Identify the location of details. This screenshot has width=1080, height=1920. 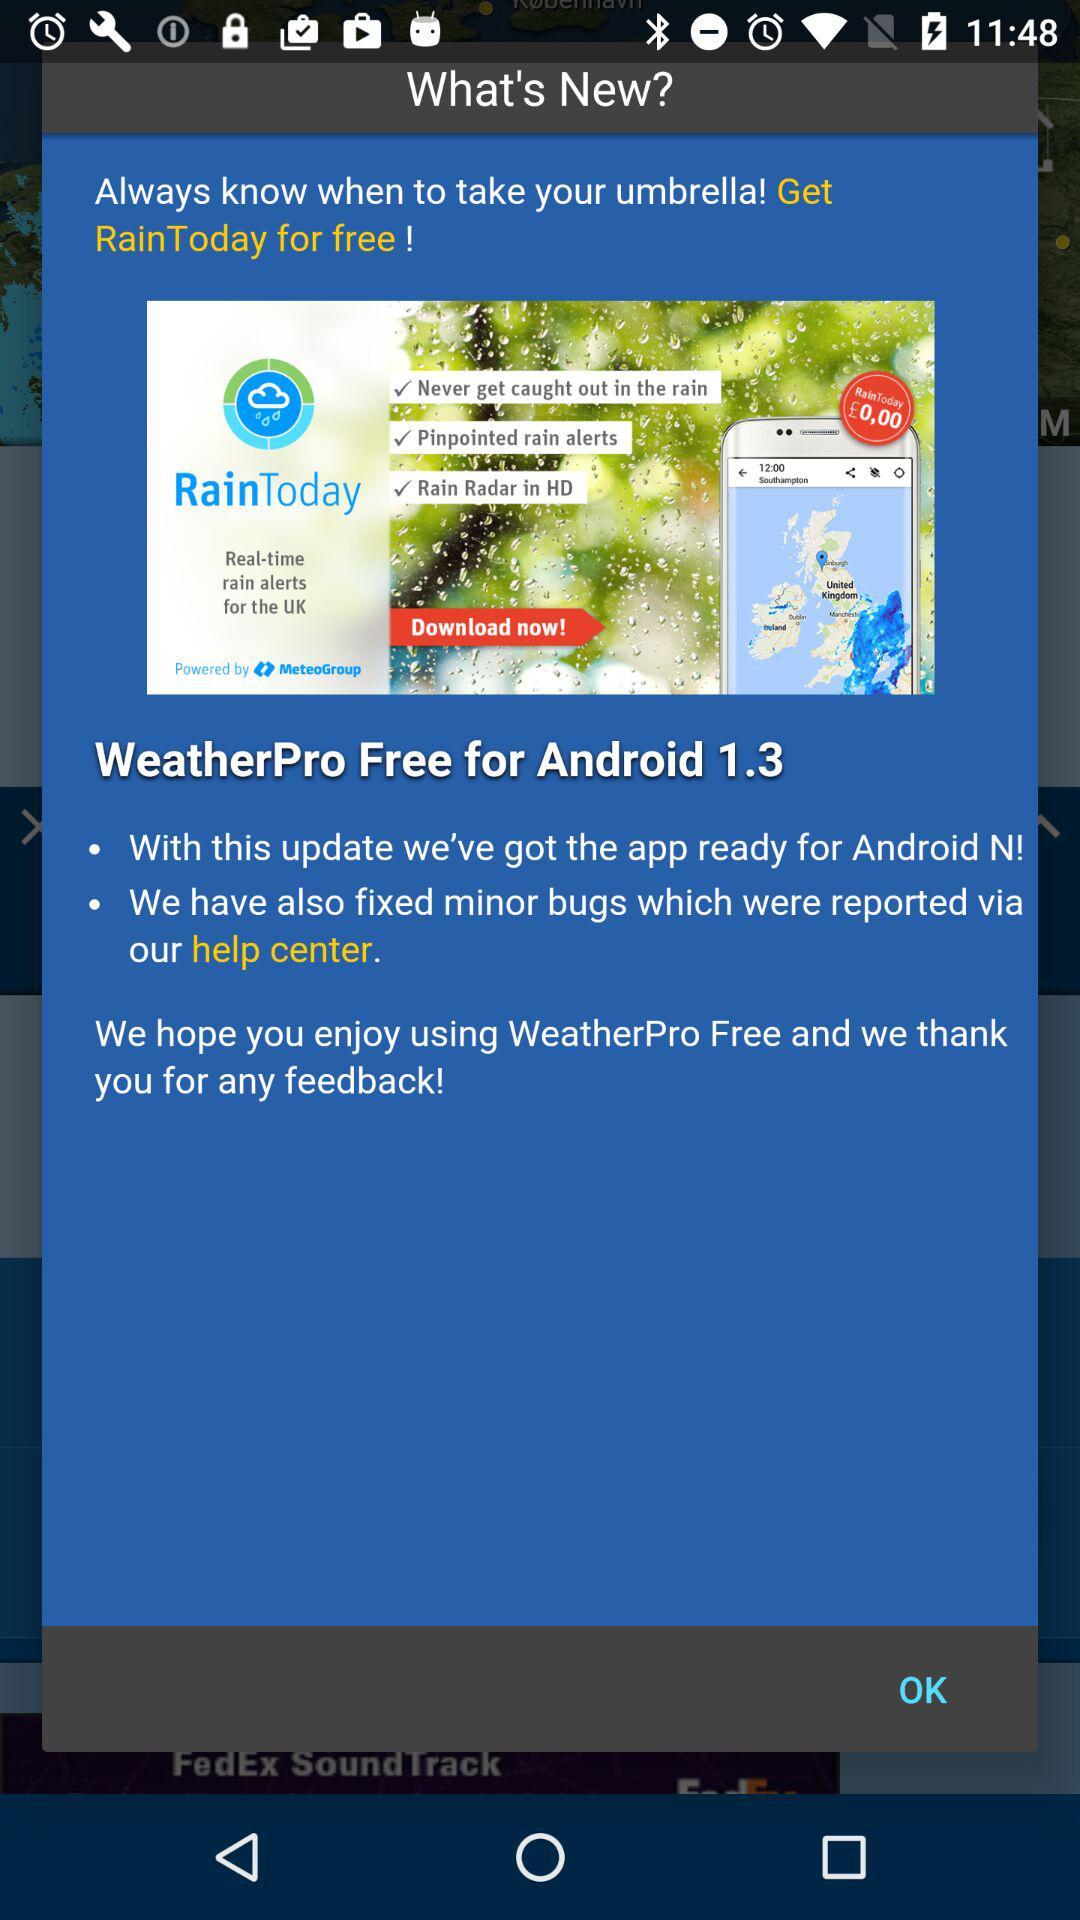
(540, 879).